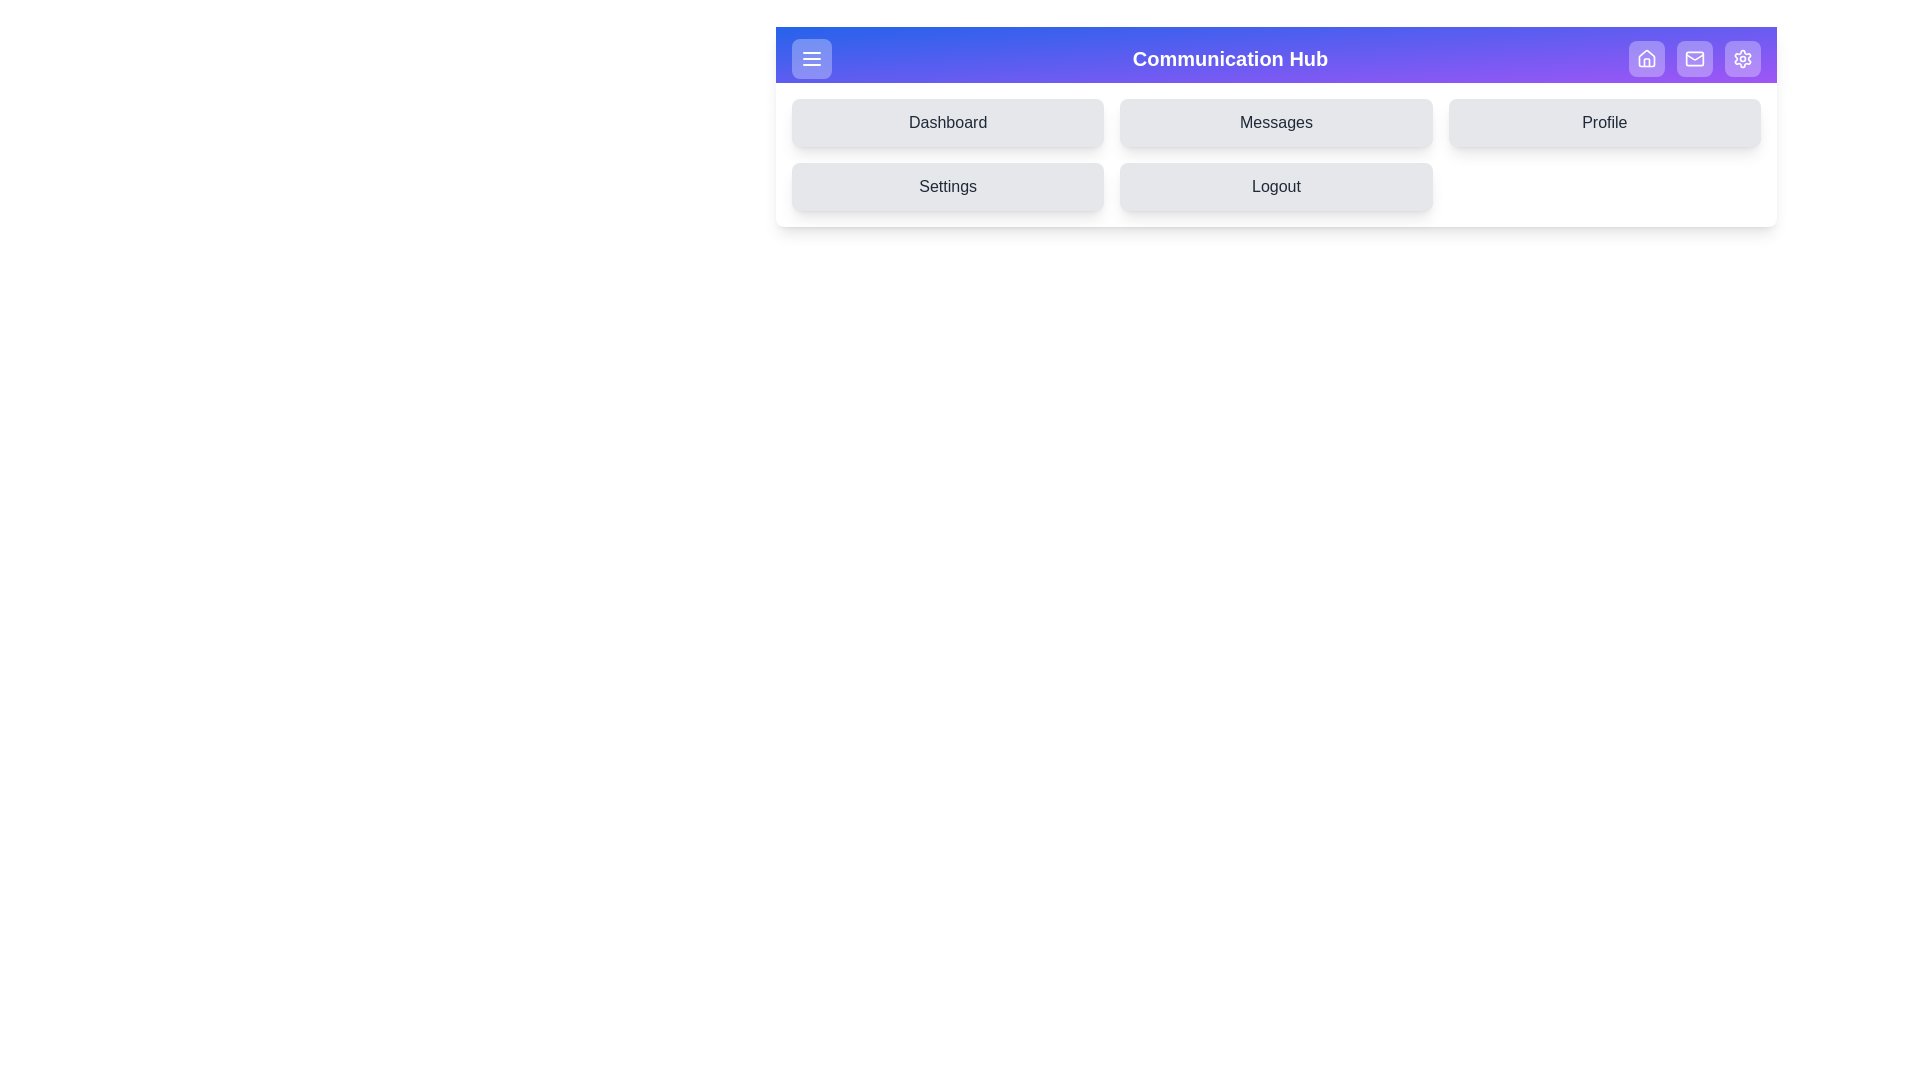  Describe the element at coordinates (1646, 57) in the screenshot. I see `the Home icon in the top-right of the app bar` at that location.